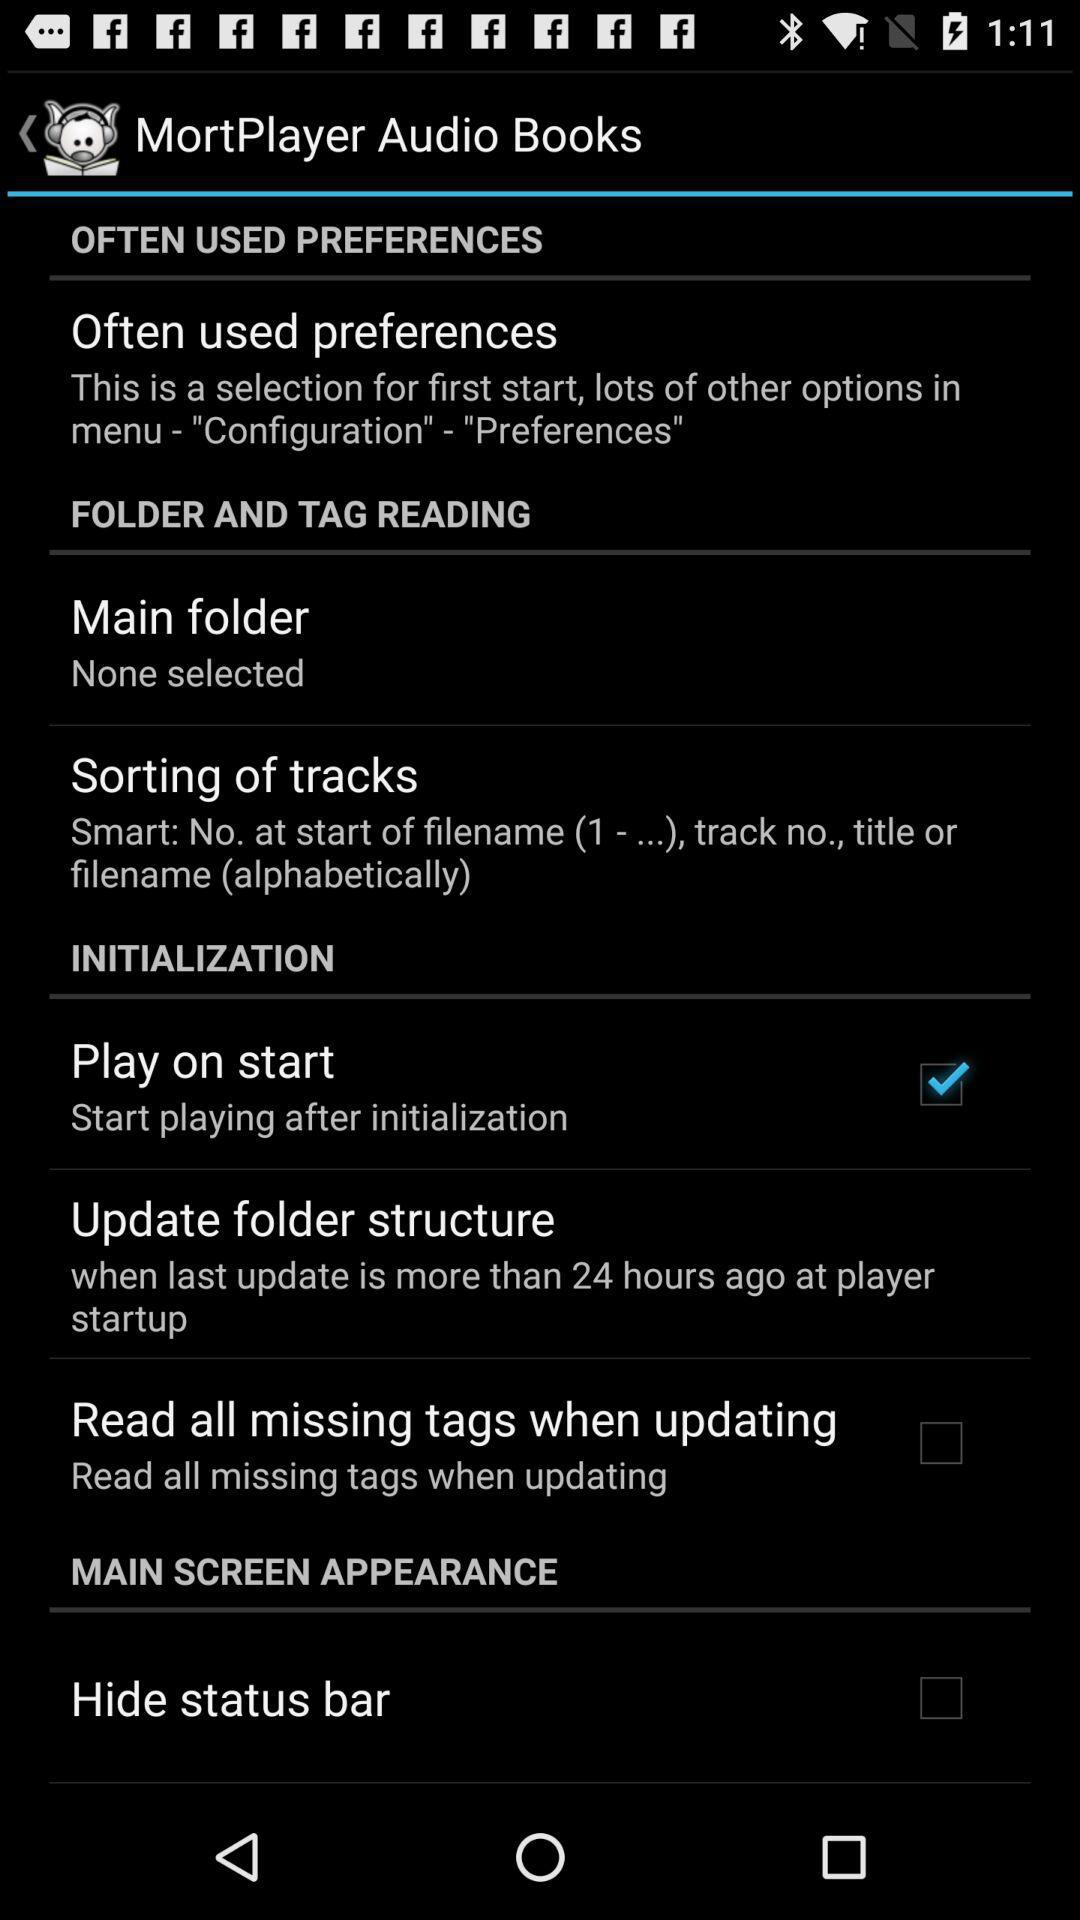 The height and width of the screenshot is (1920, 1080). I want to click on the app below the folder and tag app, so click(189, 614).